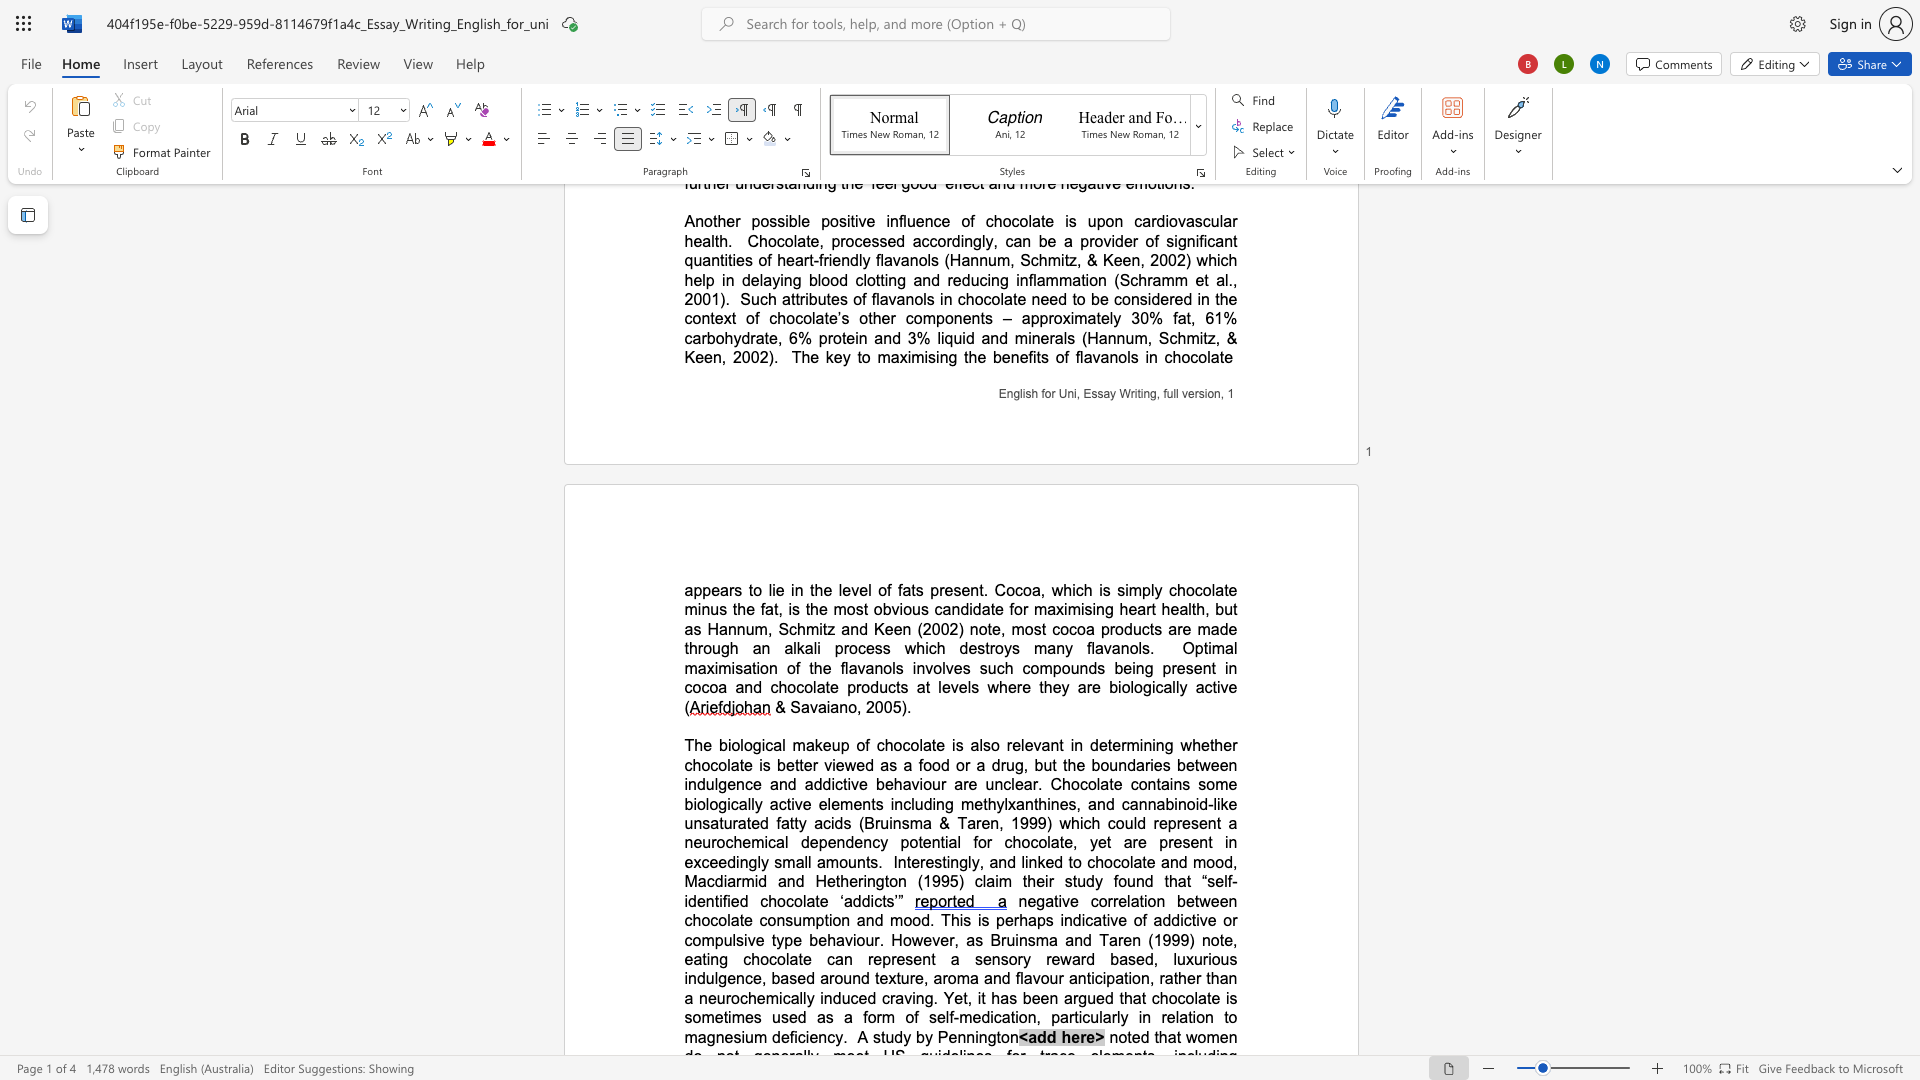  I want to click on the 1th character "r" in the text, so click(1082, 1036).